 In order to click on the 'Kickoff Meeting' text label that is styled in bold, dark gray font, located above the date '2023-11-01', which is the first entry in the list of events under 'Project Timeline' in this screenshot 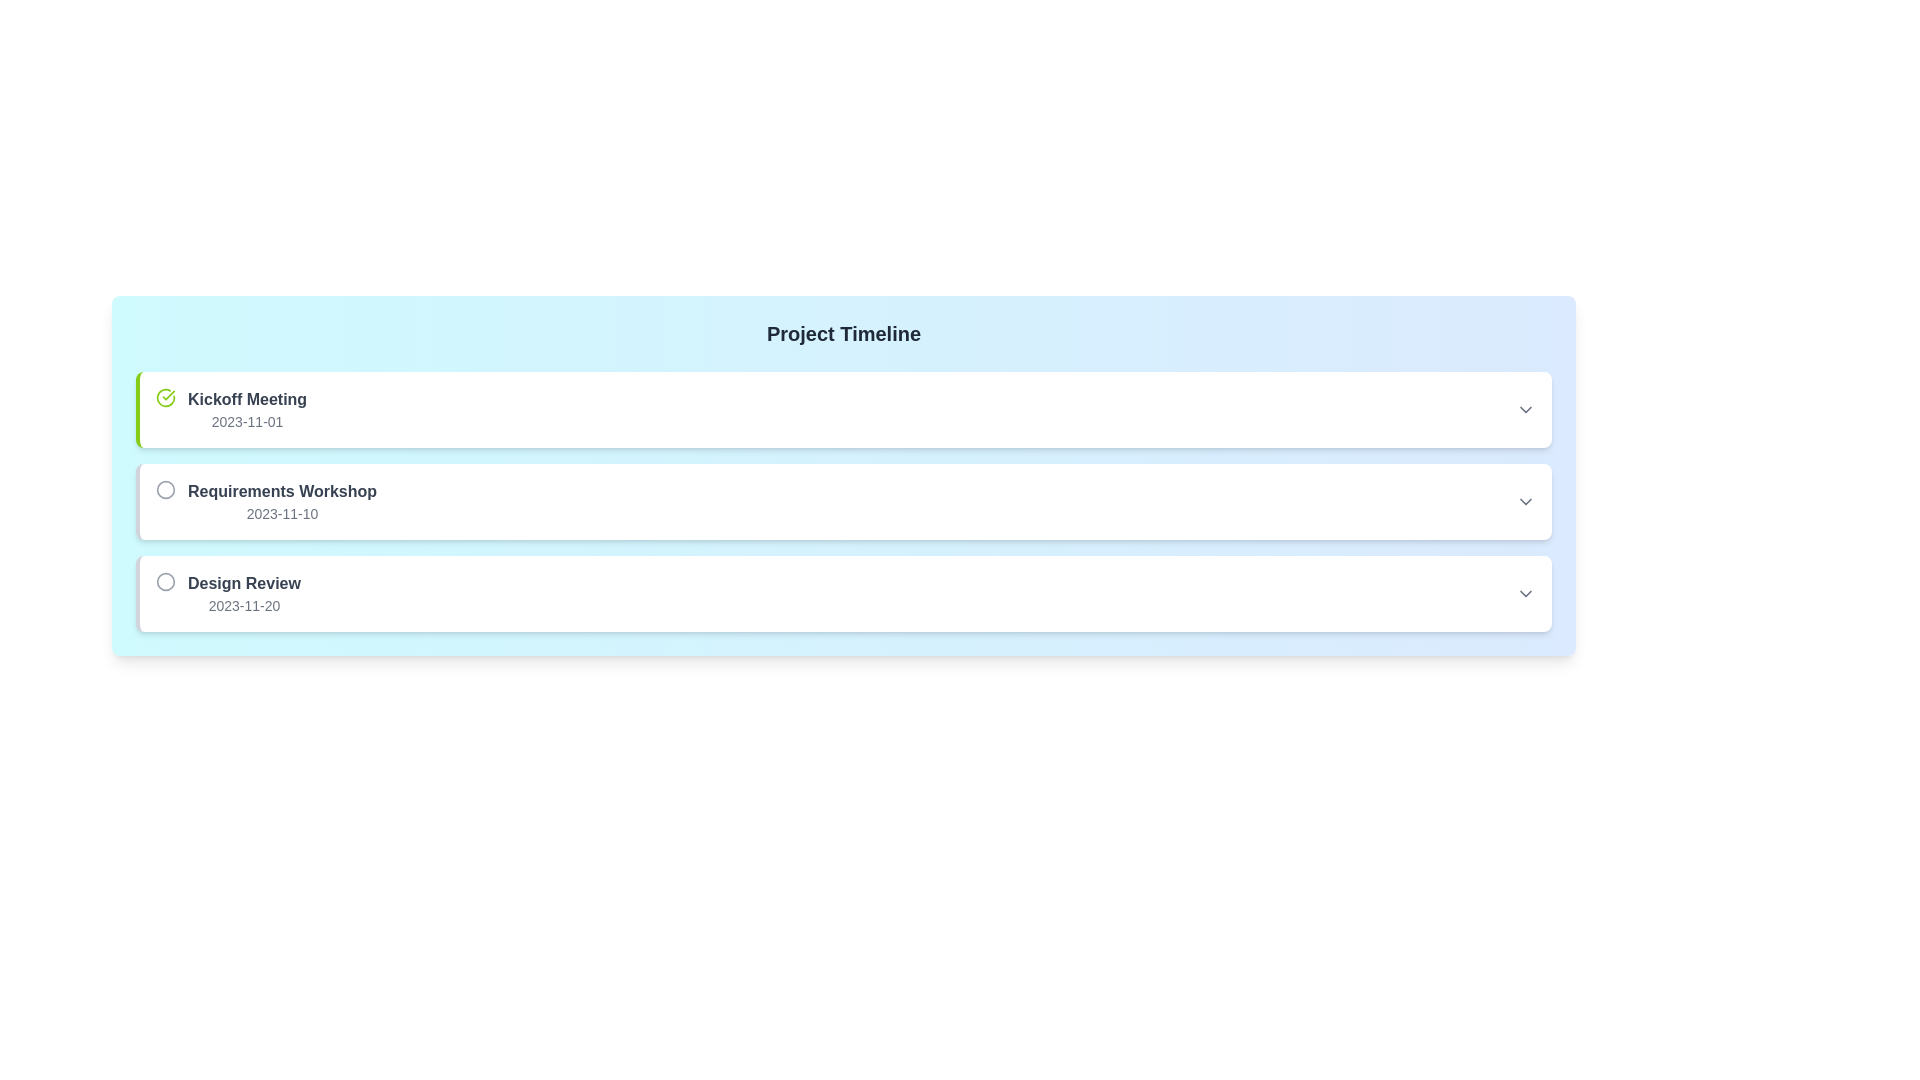, I will do `click(246, 408)`.